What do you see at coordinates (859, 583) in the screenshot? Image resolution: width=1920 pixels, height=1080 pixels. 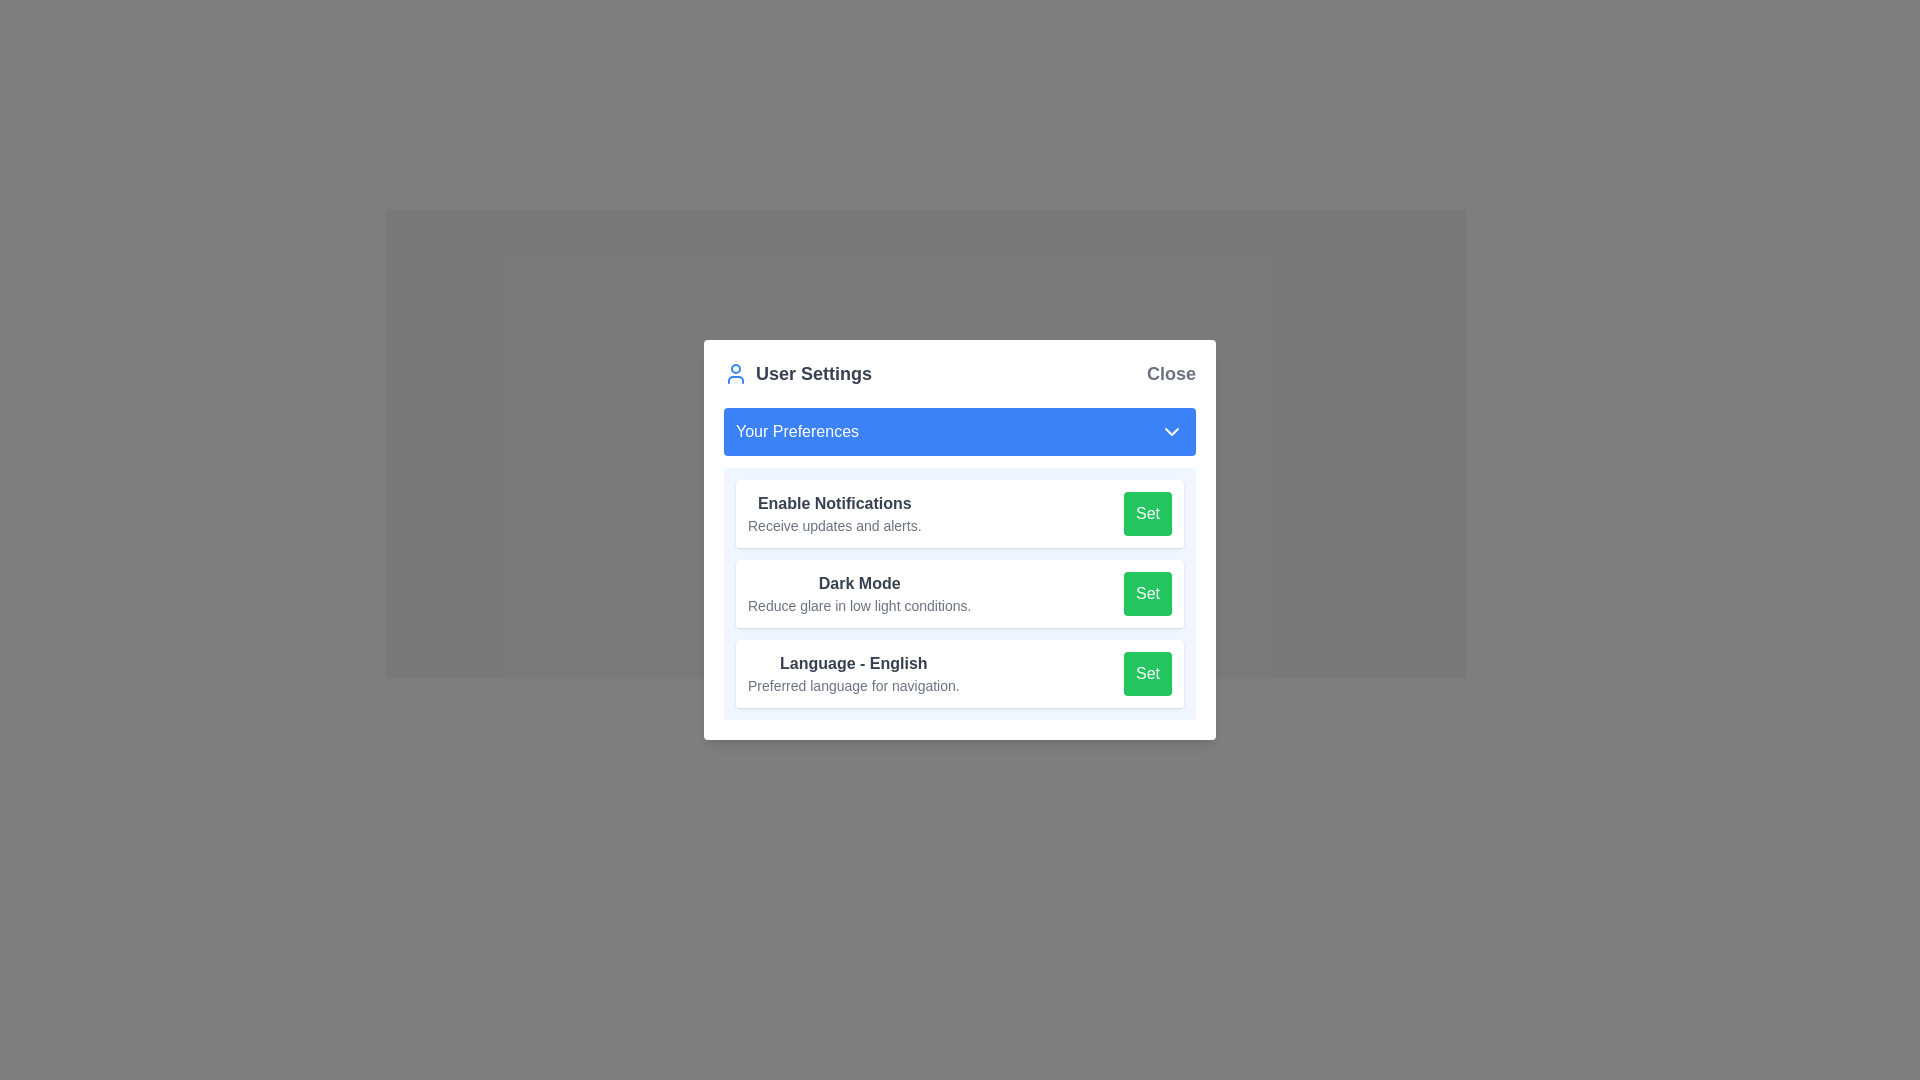 I see `the bolded text label saying 'Dark Mode' located in the user preferences panel, positioned between 'Enable Notifications' and the description text 'Reduce glare in low light conditions.'` at bounding box center [859, 583].